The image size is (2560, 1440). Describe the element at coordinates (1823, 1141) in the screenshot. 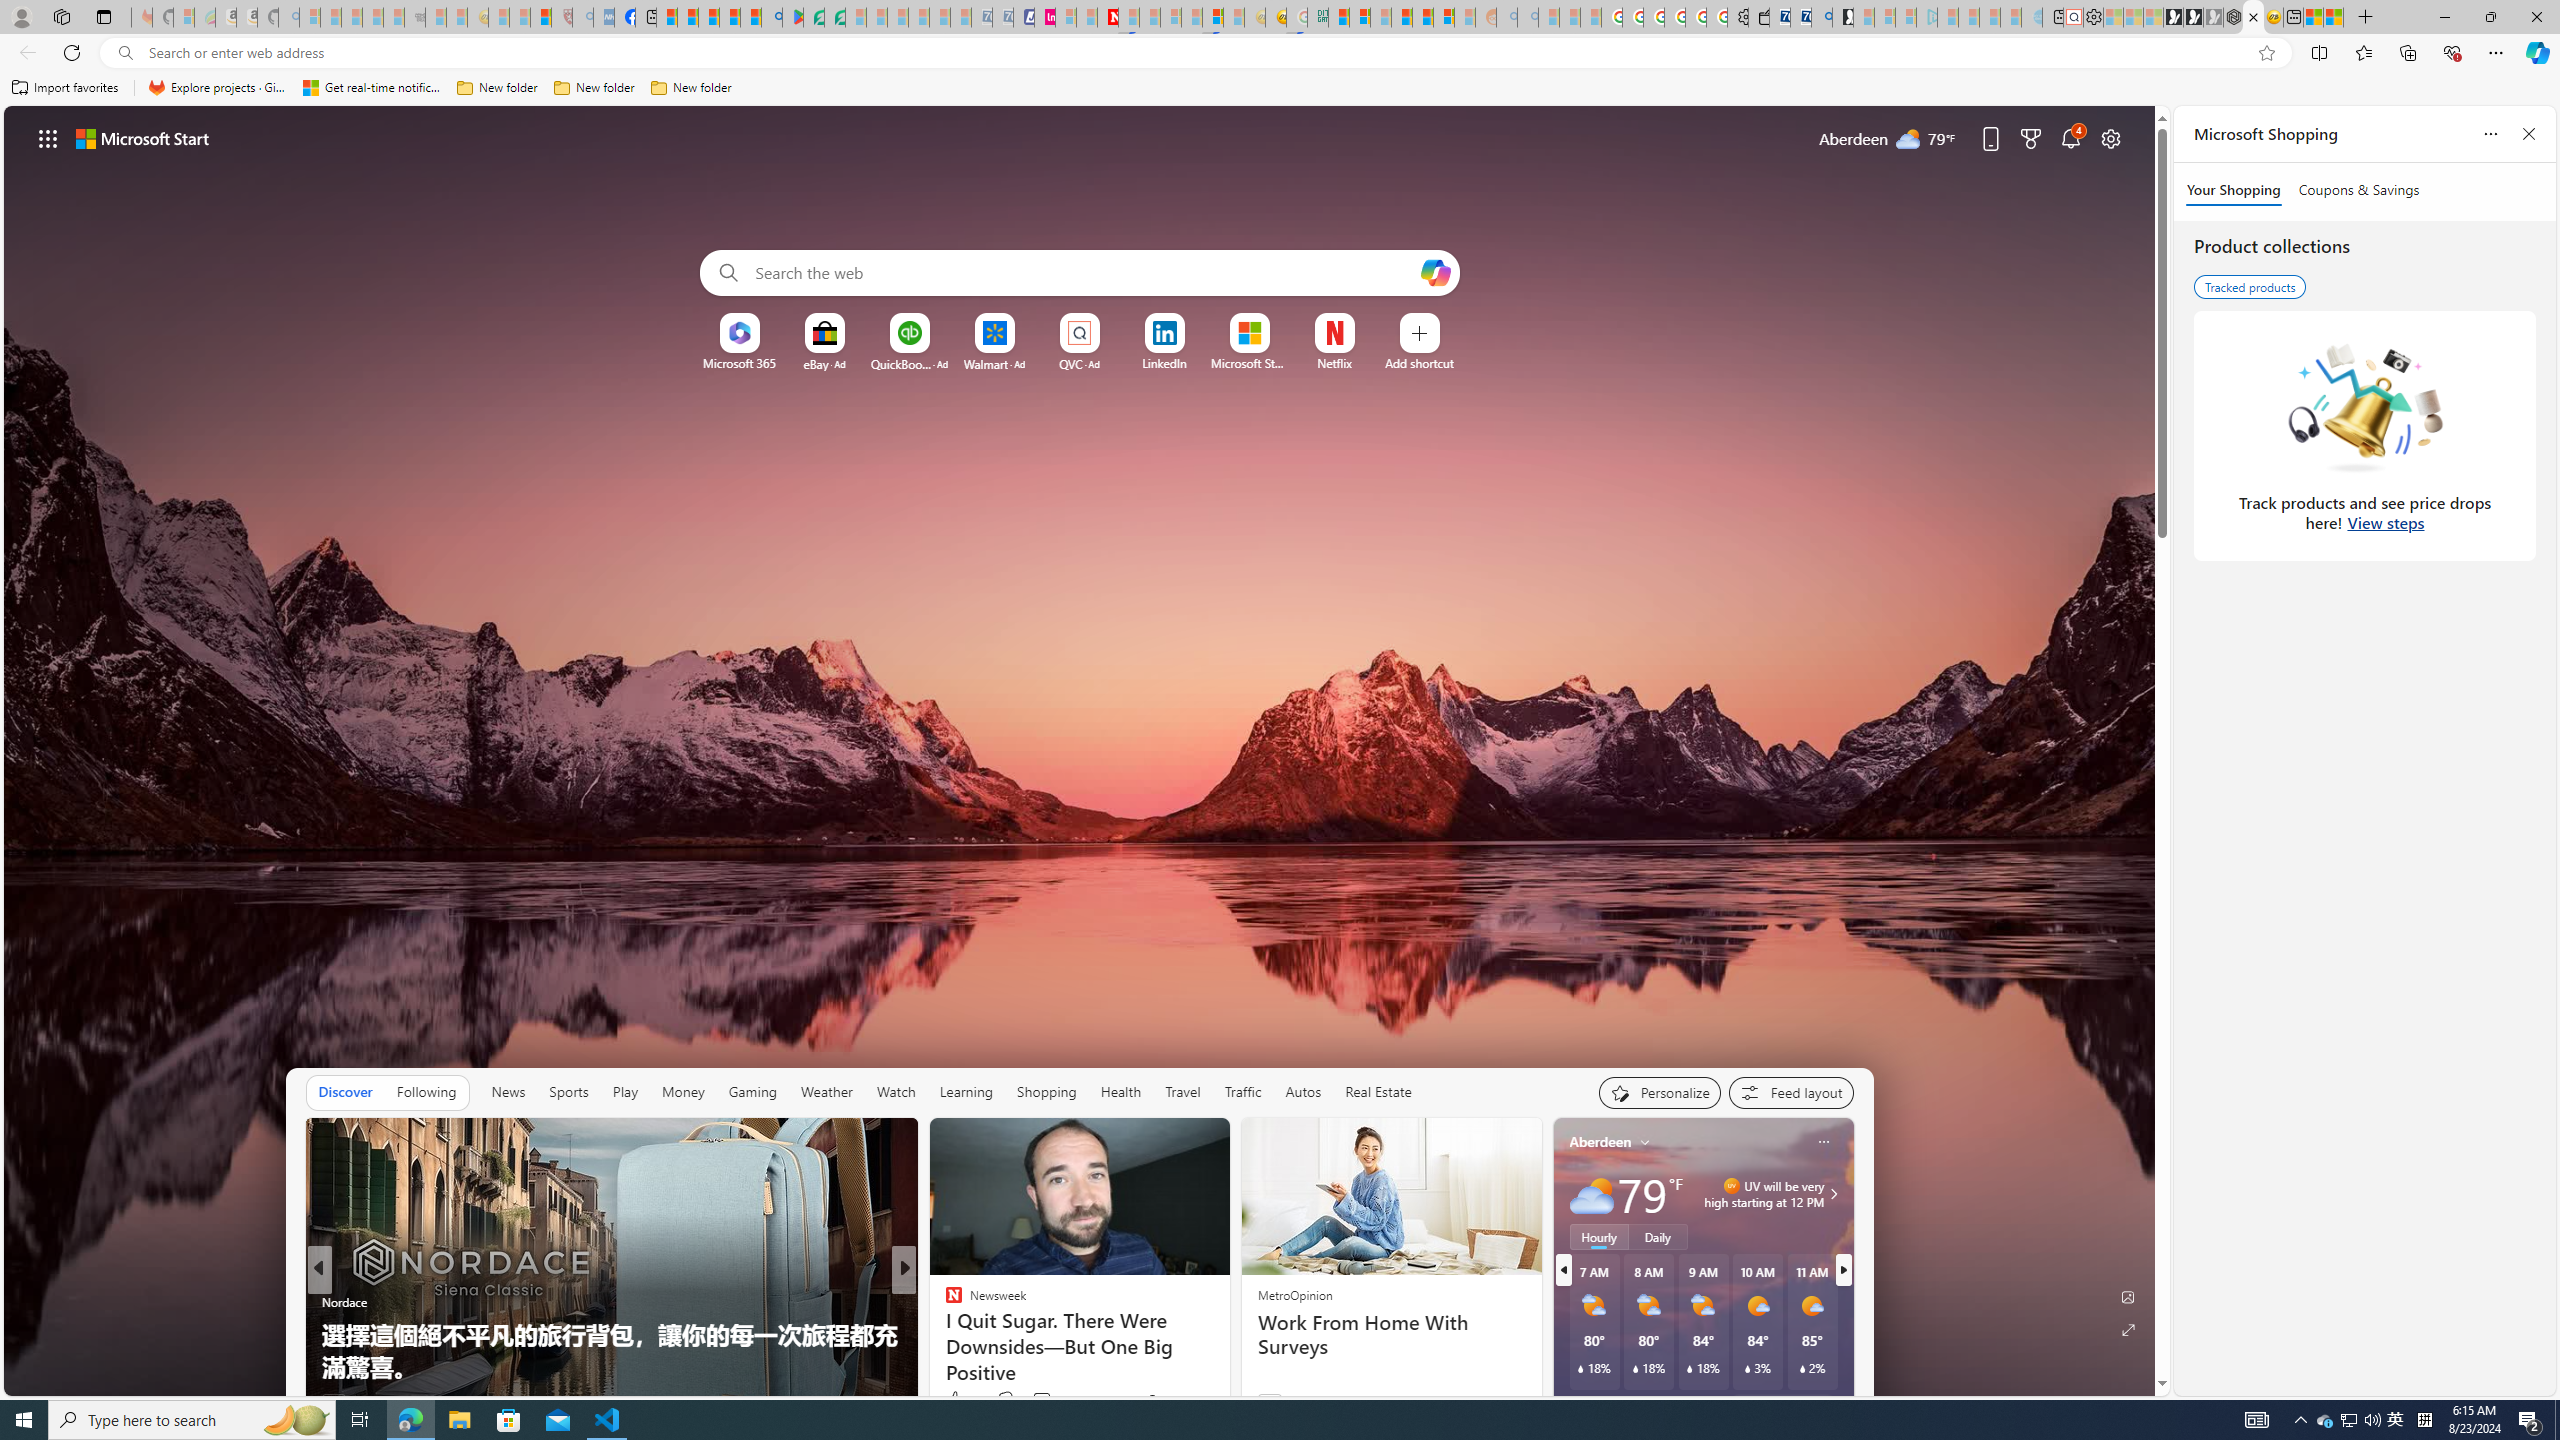

I see `'Class: icon-img'` at that location.